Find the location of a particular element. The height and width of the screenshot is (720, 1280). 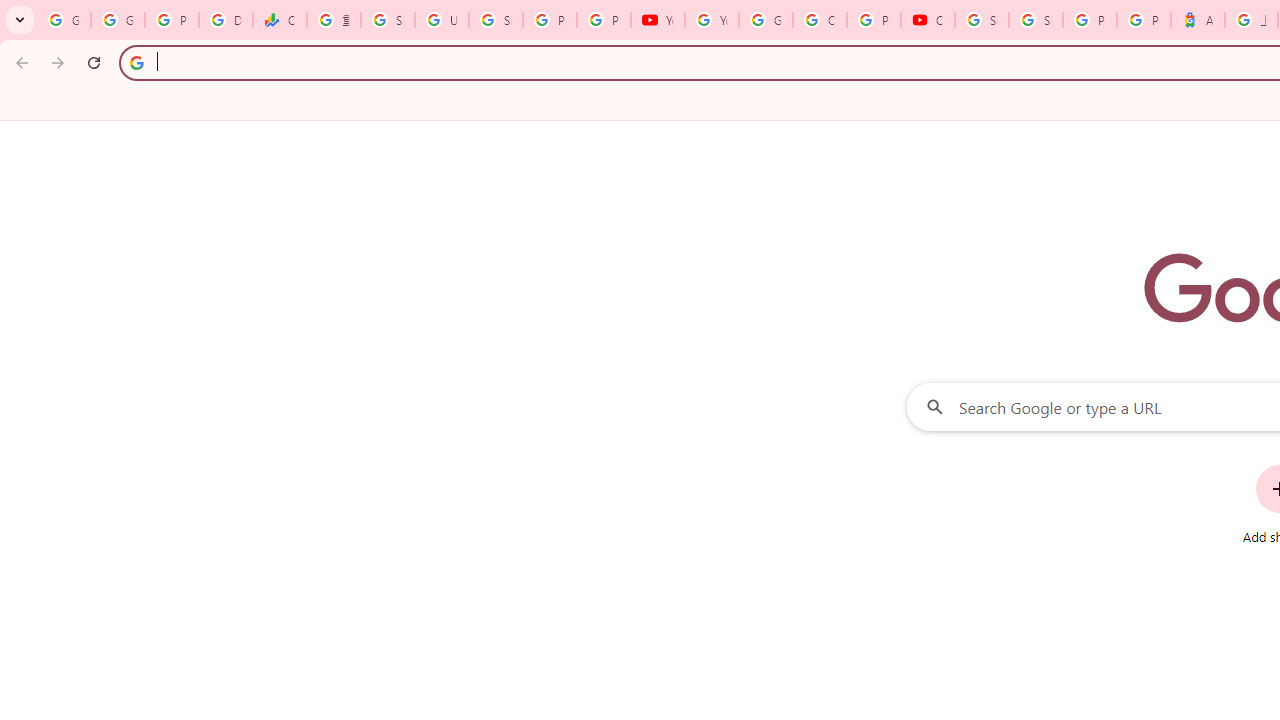

'Google Account Help' is located at coordinates (765, 20).